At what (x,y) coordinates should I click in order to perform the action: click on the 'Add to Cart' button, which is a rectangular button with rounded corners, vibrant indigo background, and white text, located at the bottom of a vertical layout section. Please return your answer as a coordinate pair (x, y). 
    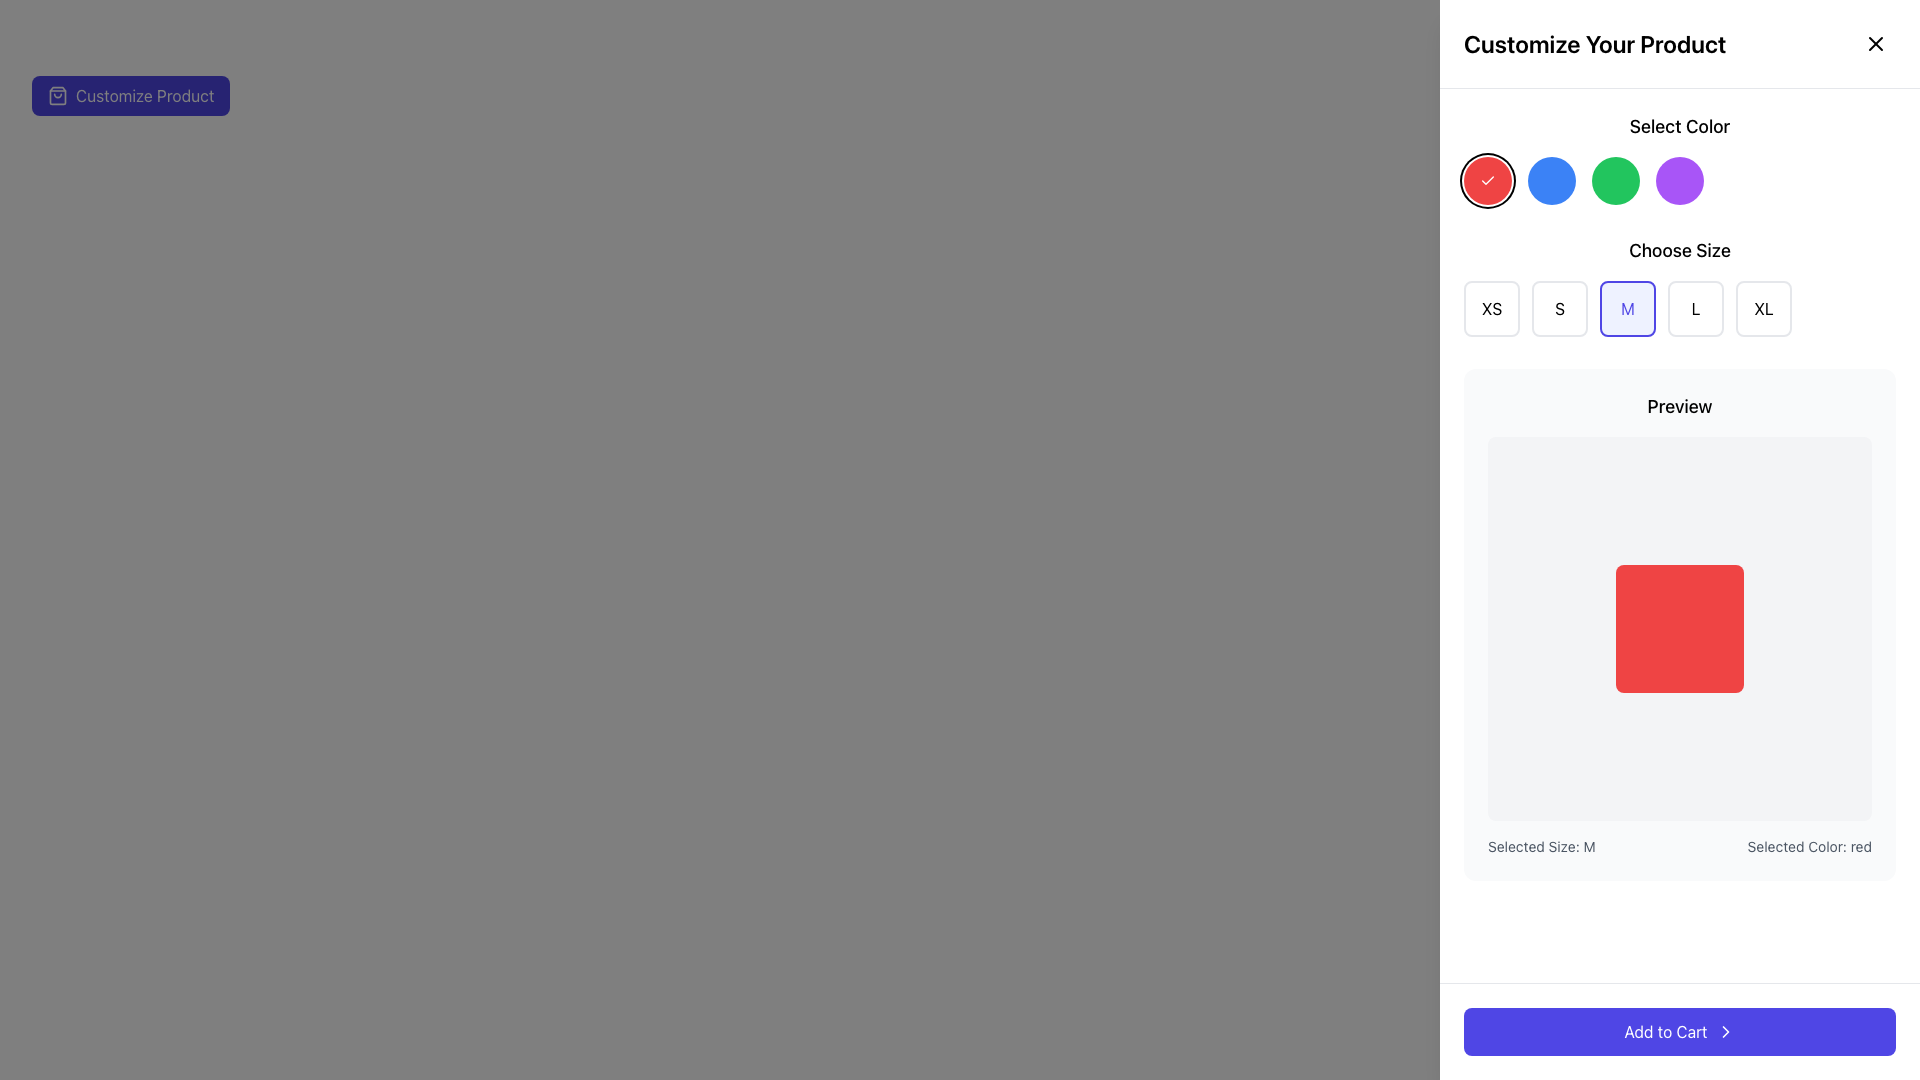
    Looking at the image, I should click on (1680, 1032).